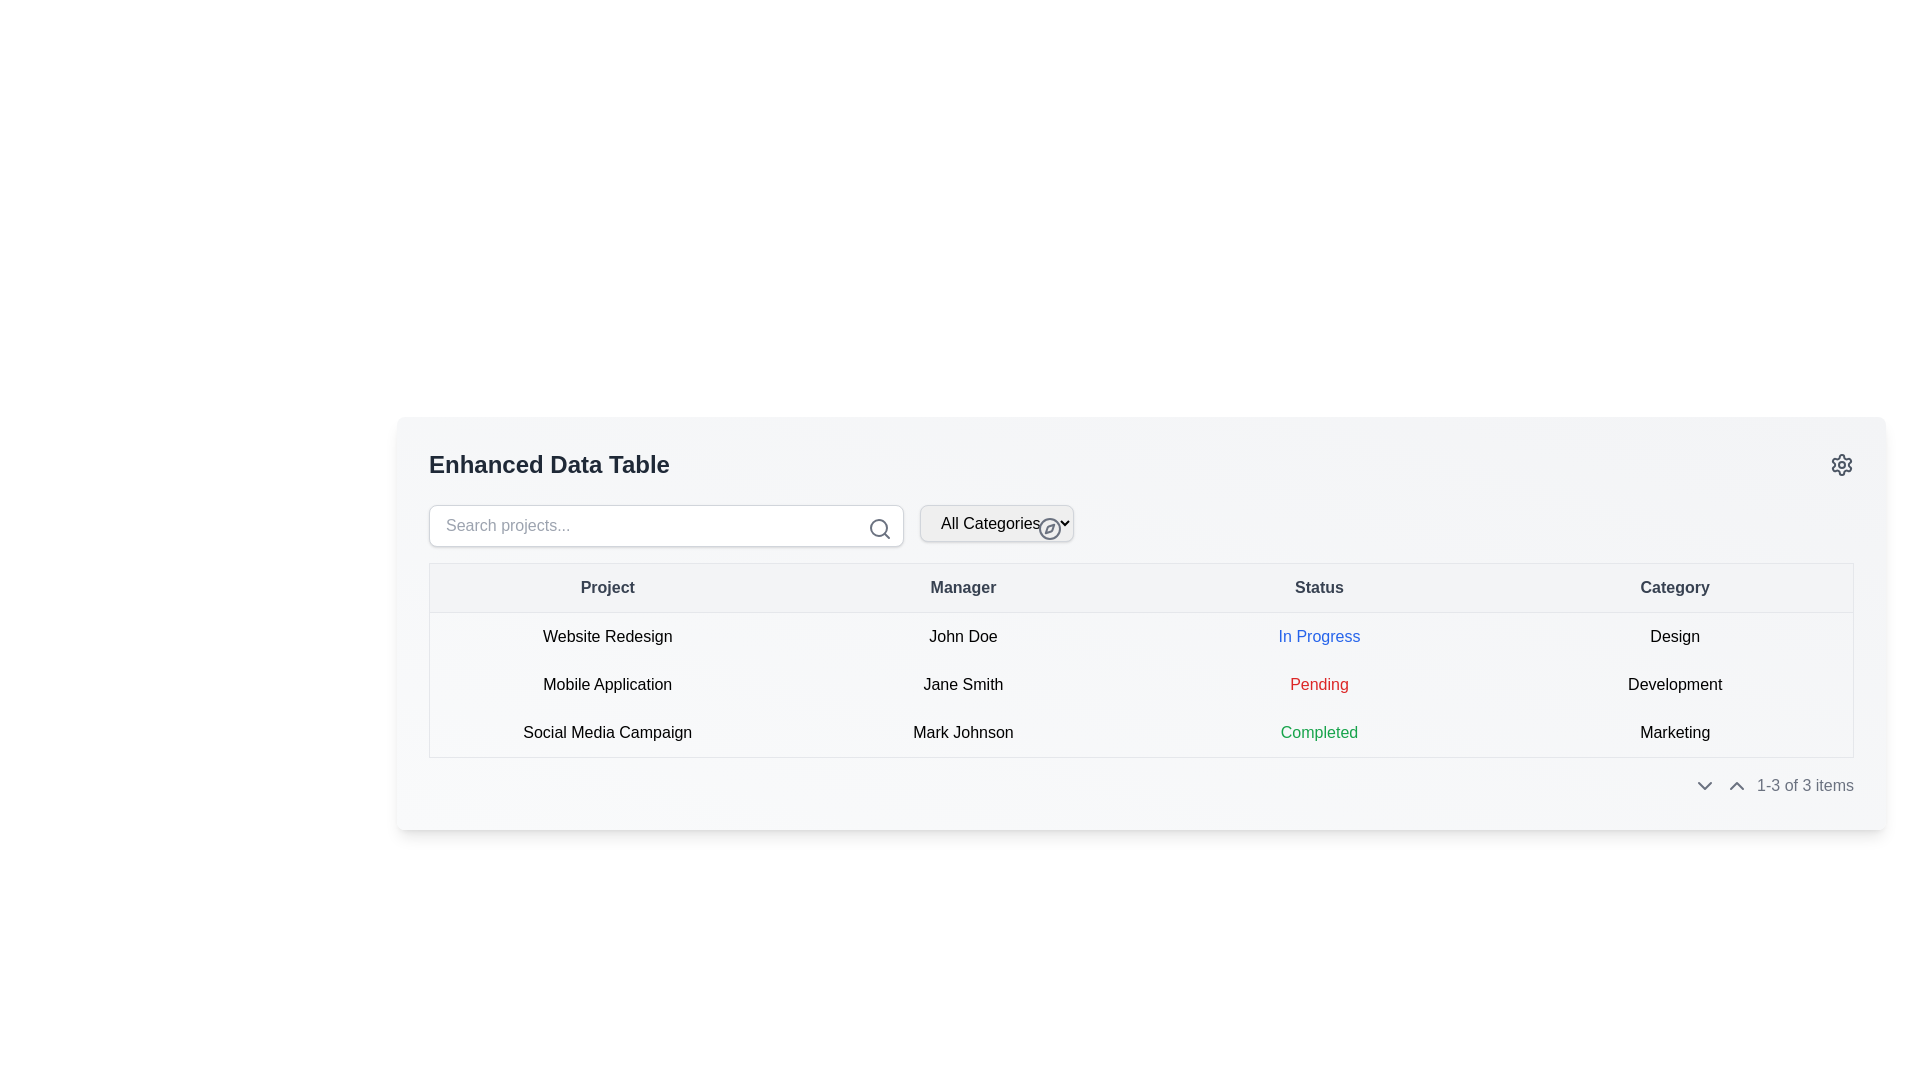 This screenshot has width=1920, height=1080. I want to click on the 'Completed' status text label, which is styled in green and located in the 'Status' column of the last row for the 'Social Media Campaign' project, so click(1319, 733).